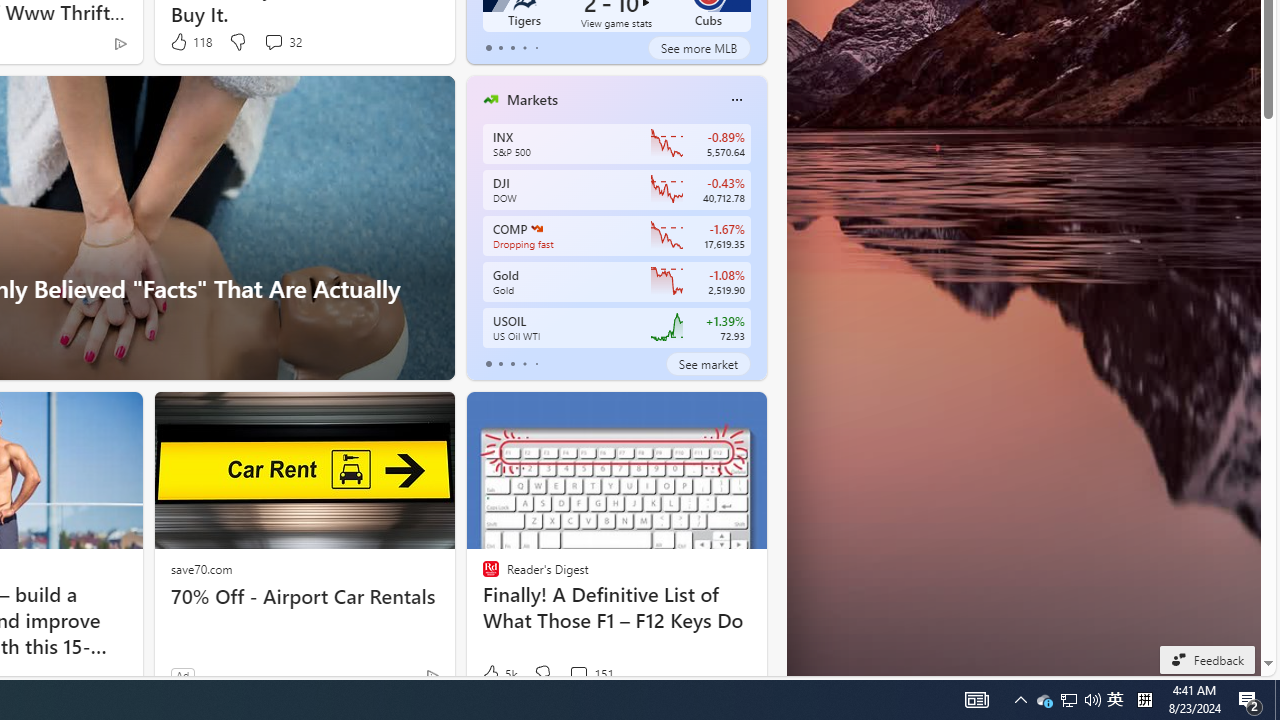 The height and width of the screenshot is (720, 1280). I want to click on 'View comments 32 Comment', so click(281, 42).